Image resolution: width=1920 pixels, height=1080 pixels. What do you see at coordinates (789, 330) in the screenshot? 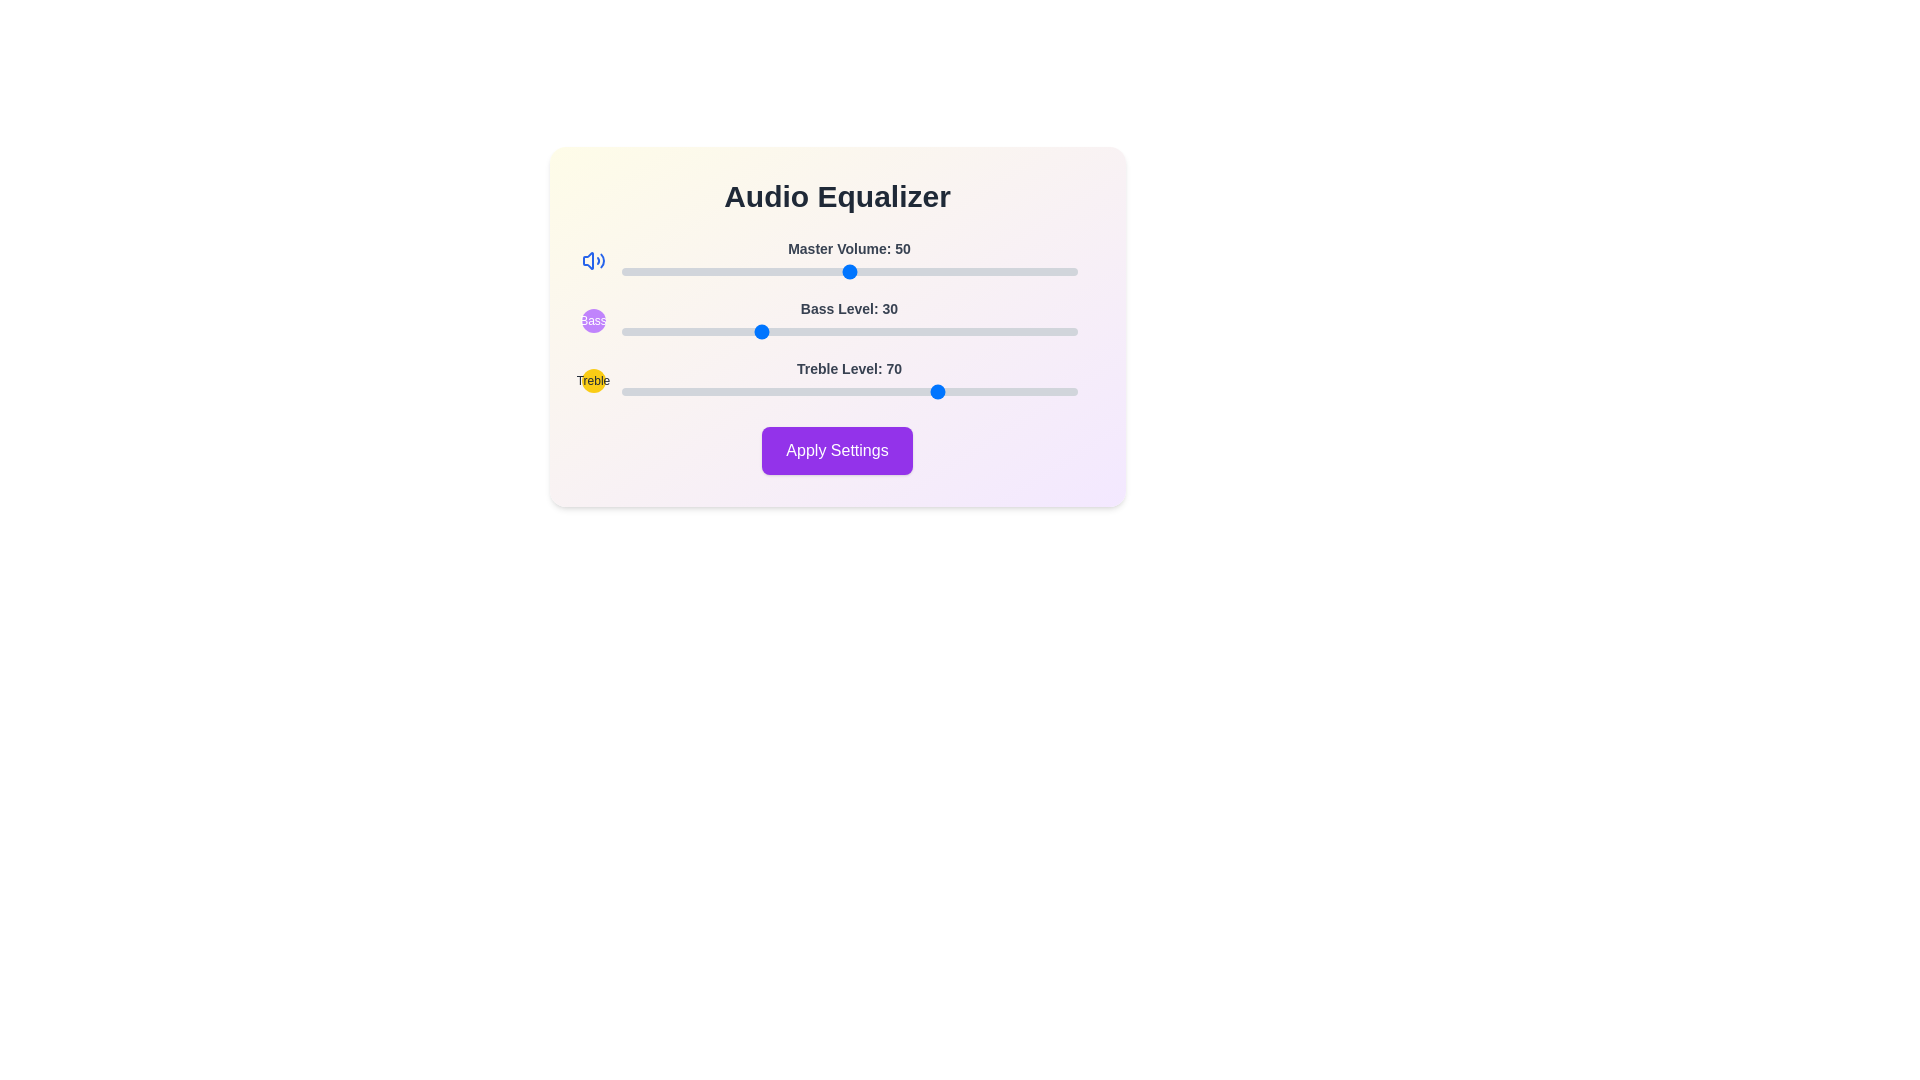
I see `bass level` at bounding box center [789, 330].